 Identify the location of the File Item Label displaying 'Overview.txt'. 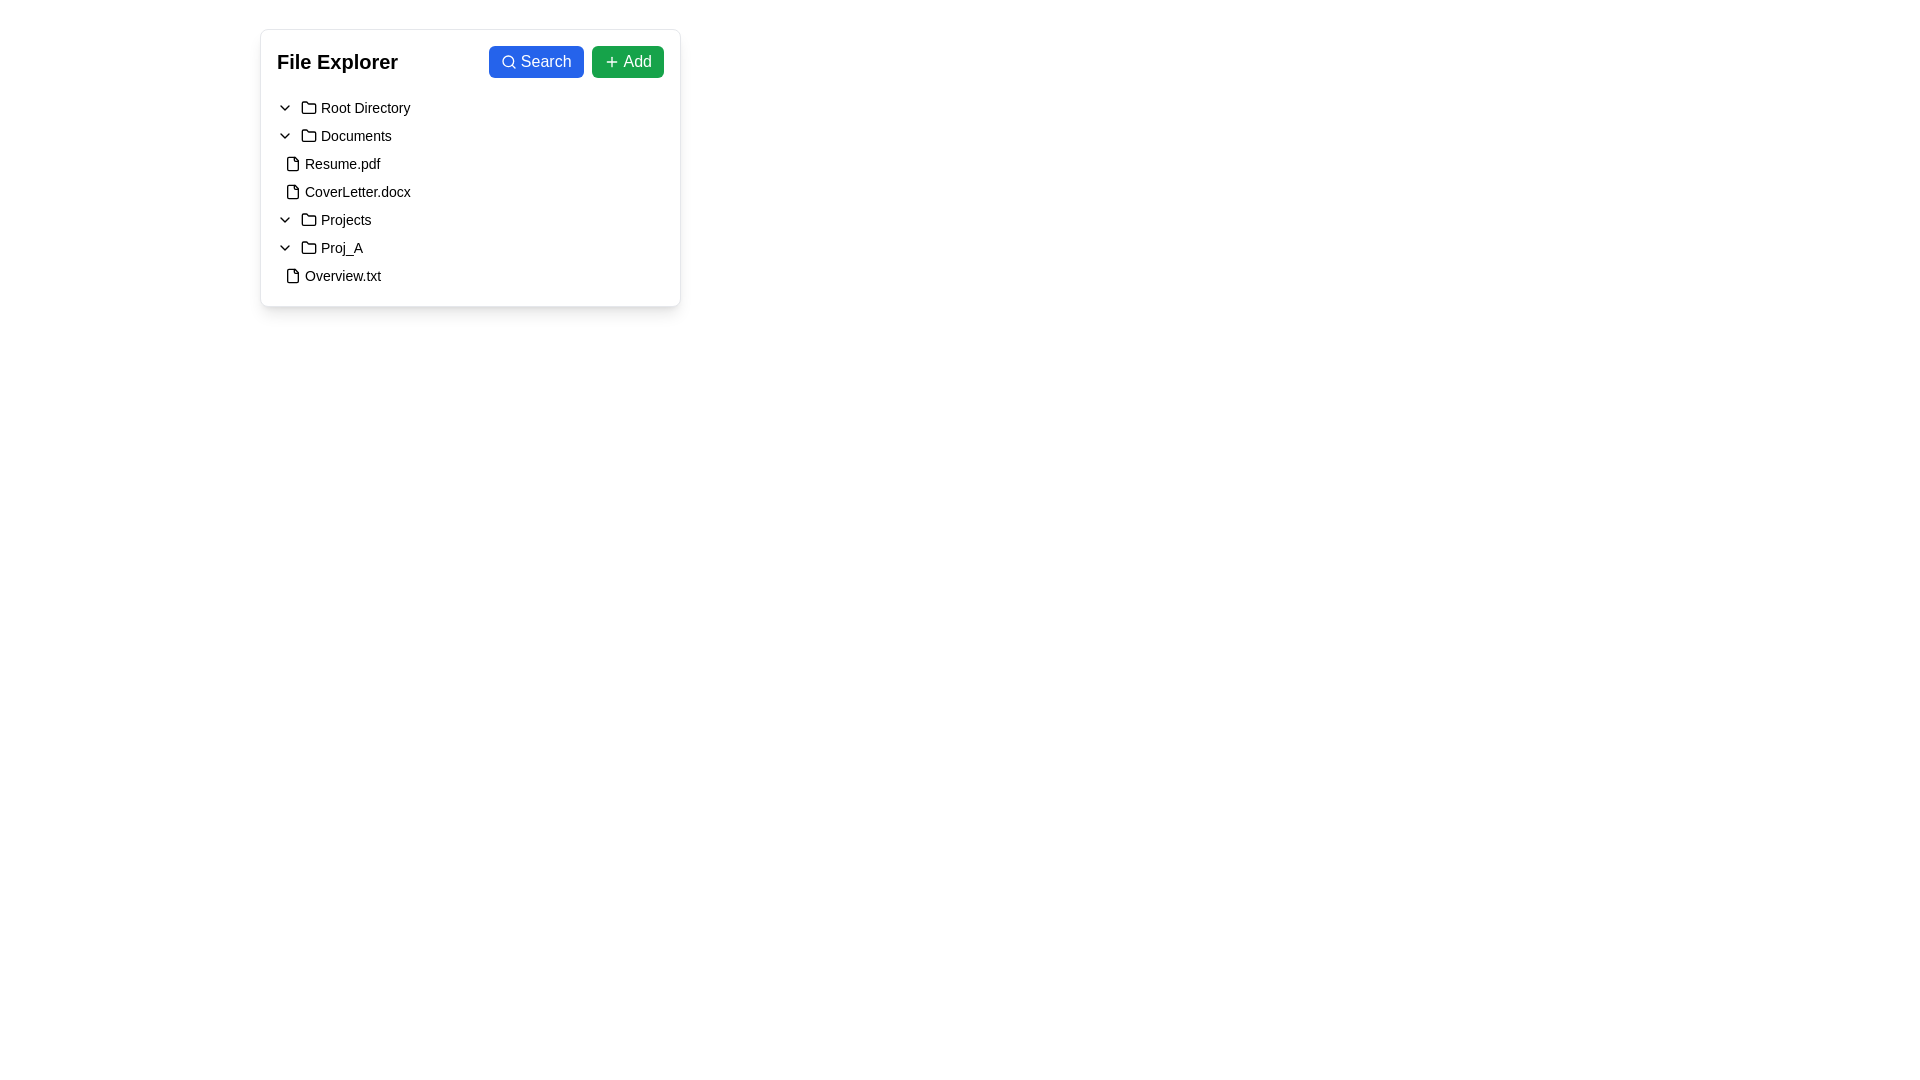
(333, 276).